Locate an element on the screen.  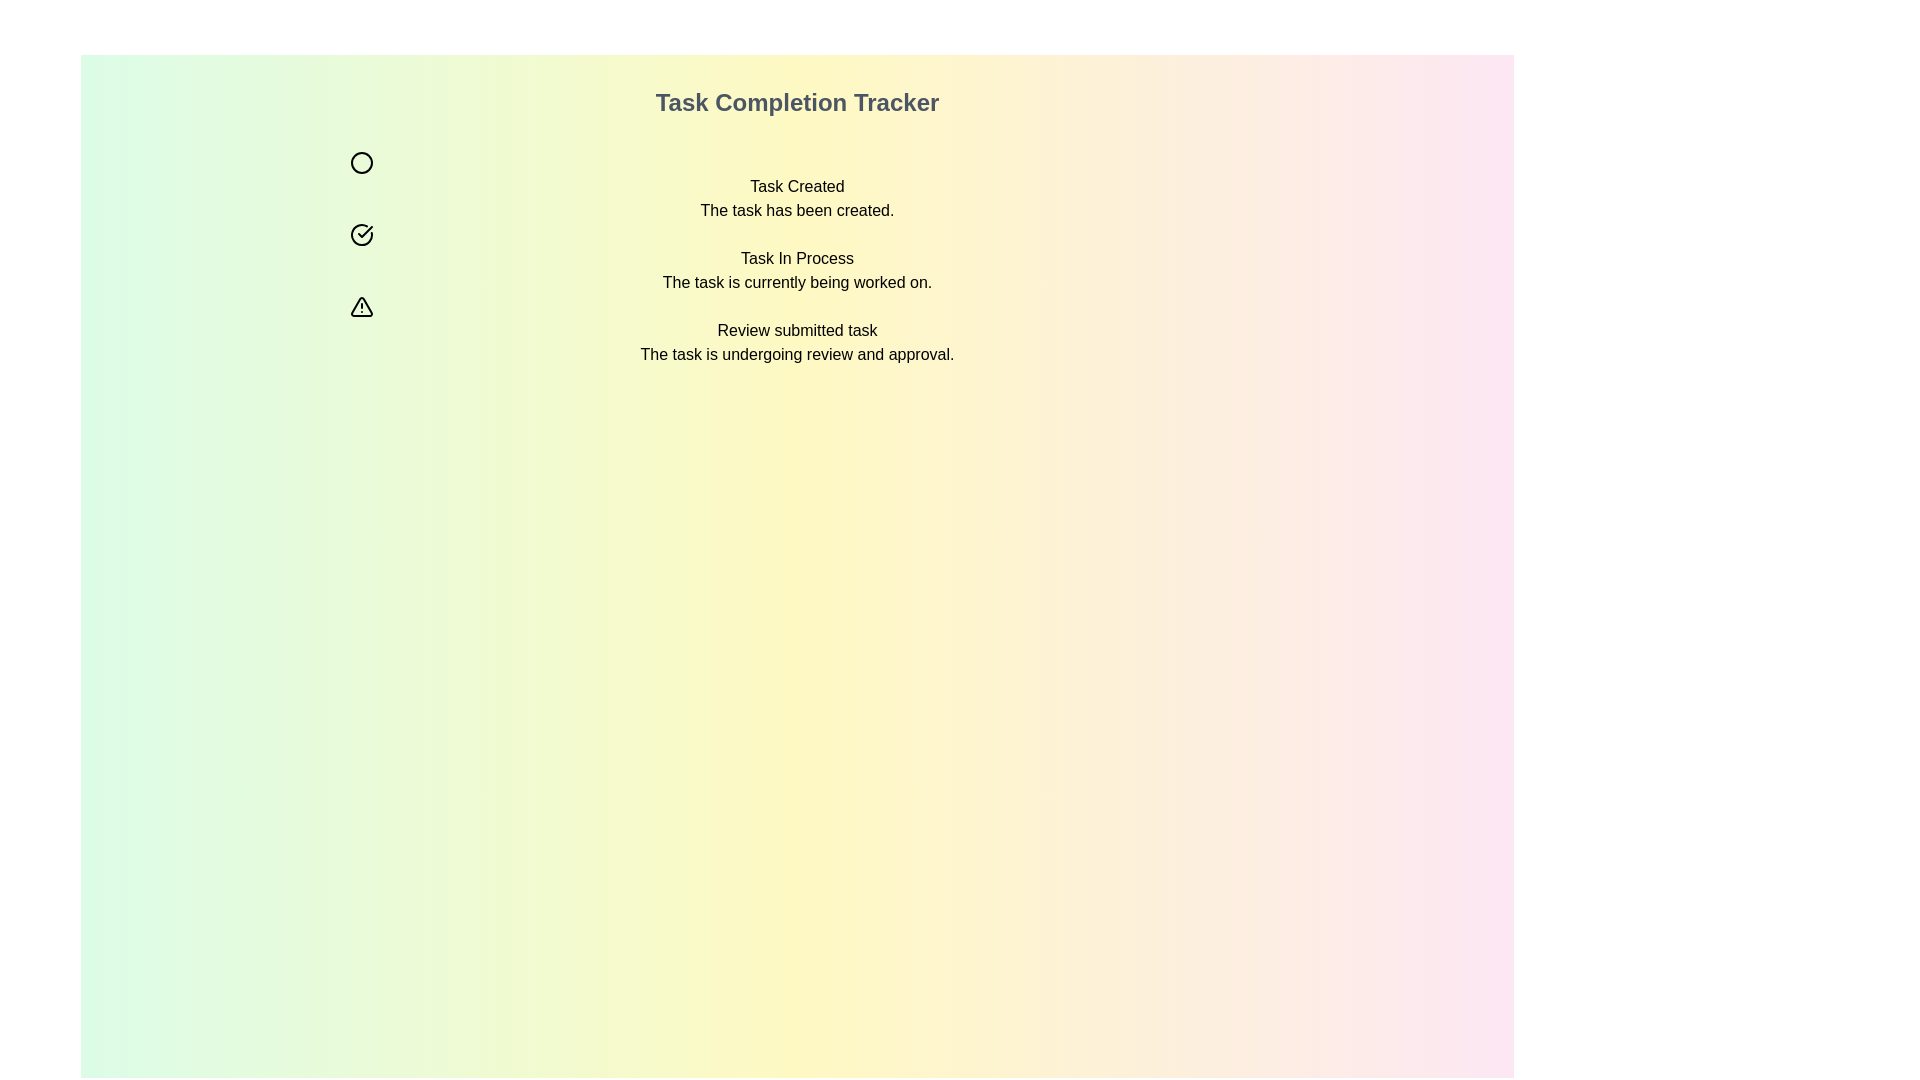
the text block that displays 'Review submitted task' and its description 'The task is undergoing review and approval.' is located at coordinates (796, 342).